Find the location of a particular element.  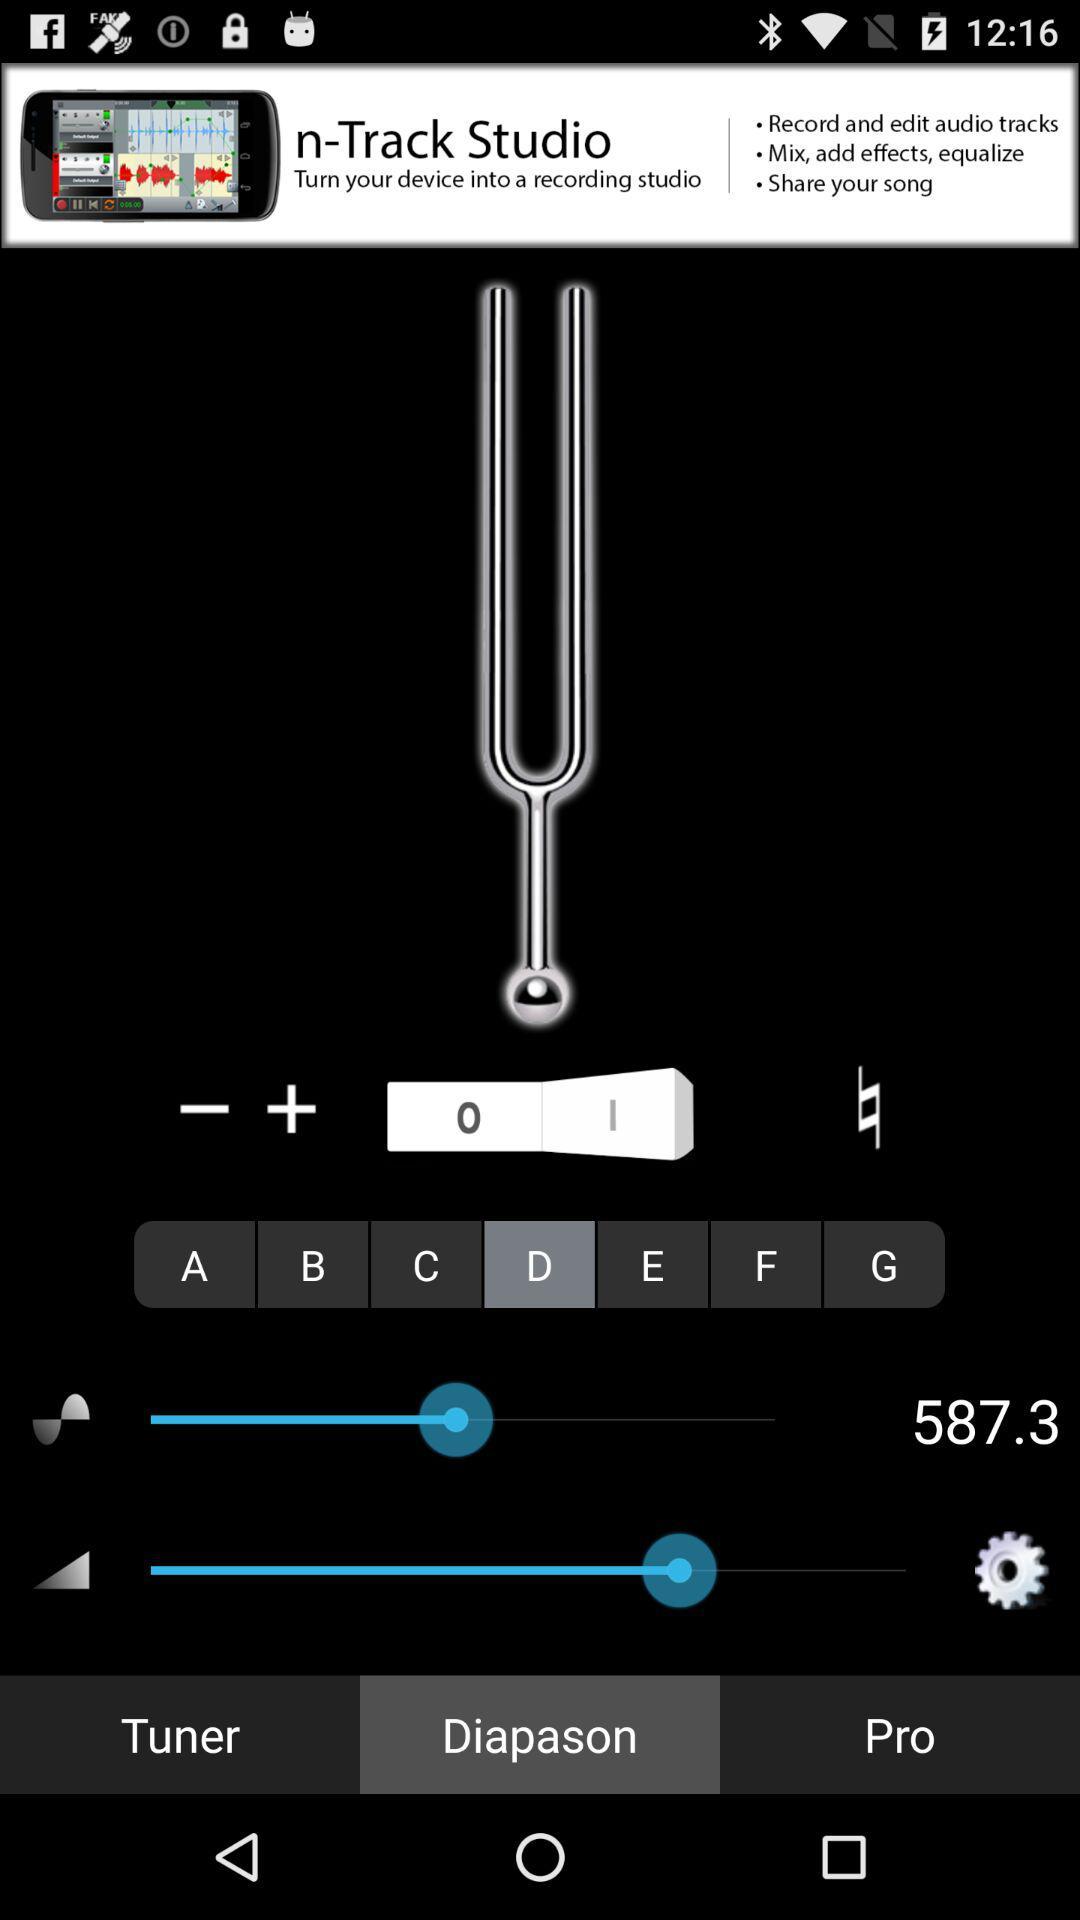

increase is located at coordinates (292, 1107).